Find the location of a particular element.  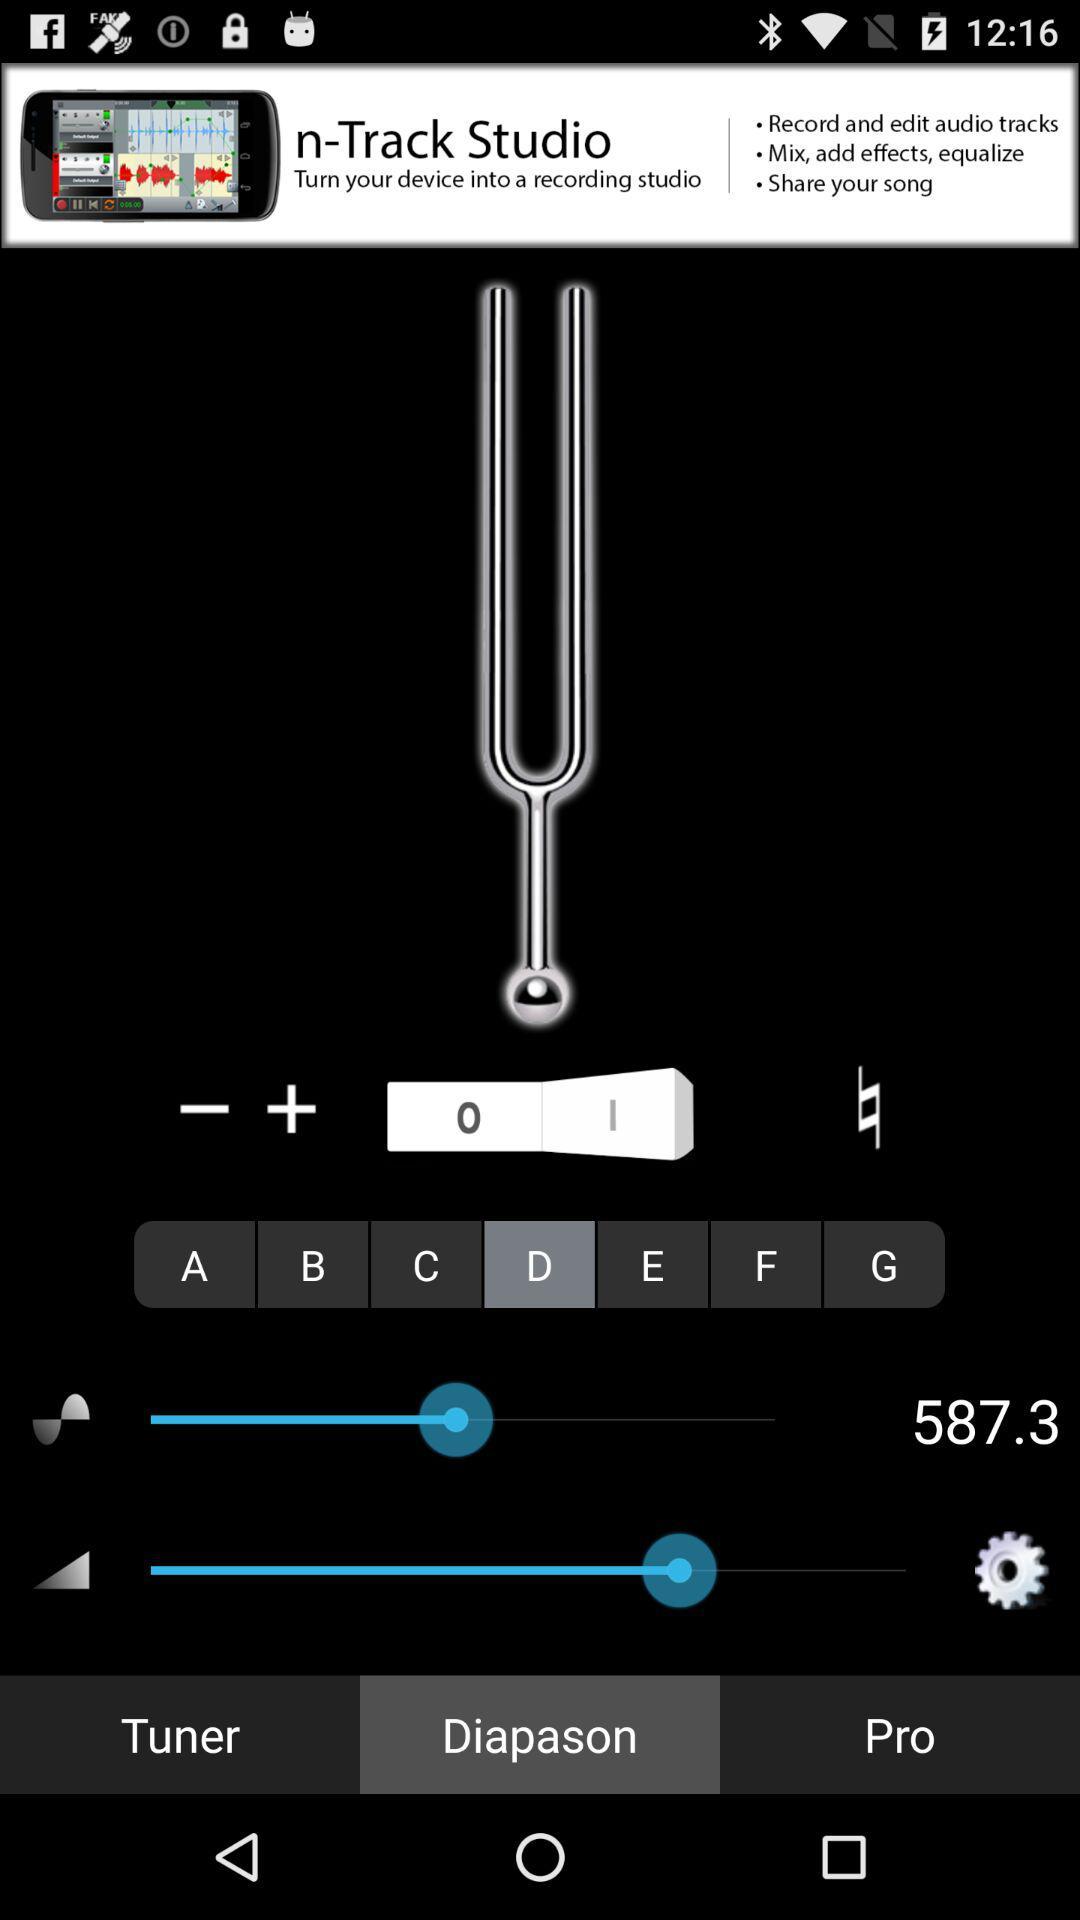

increase is located at coordinates (292, 1107).